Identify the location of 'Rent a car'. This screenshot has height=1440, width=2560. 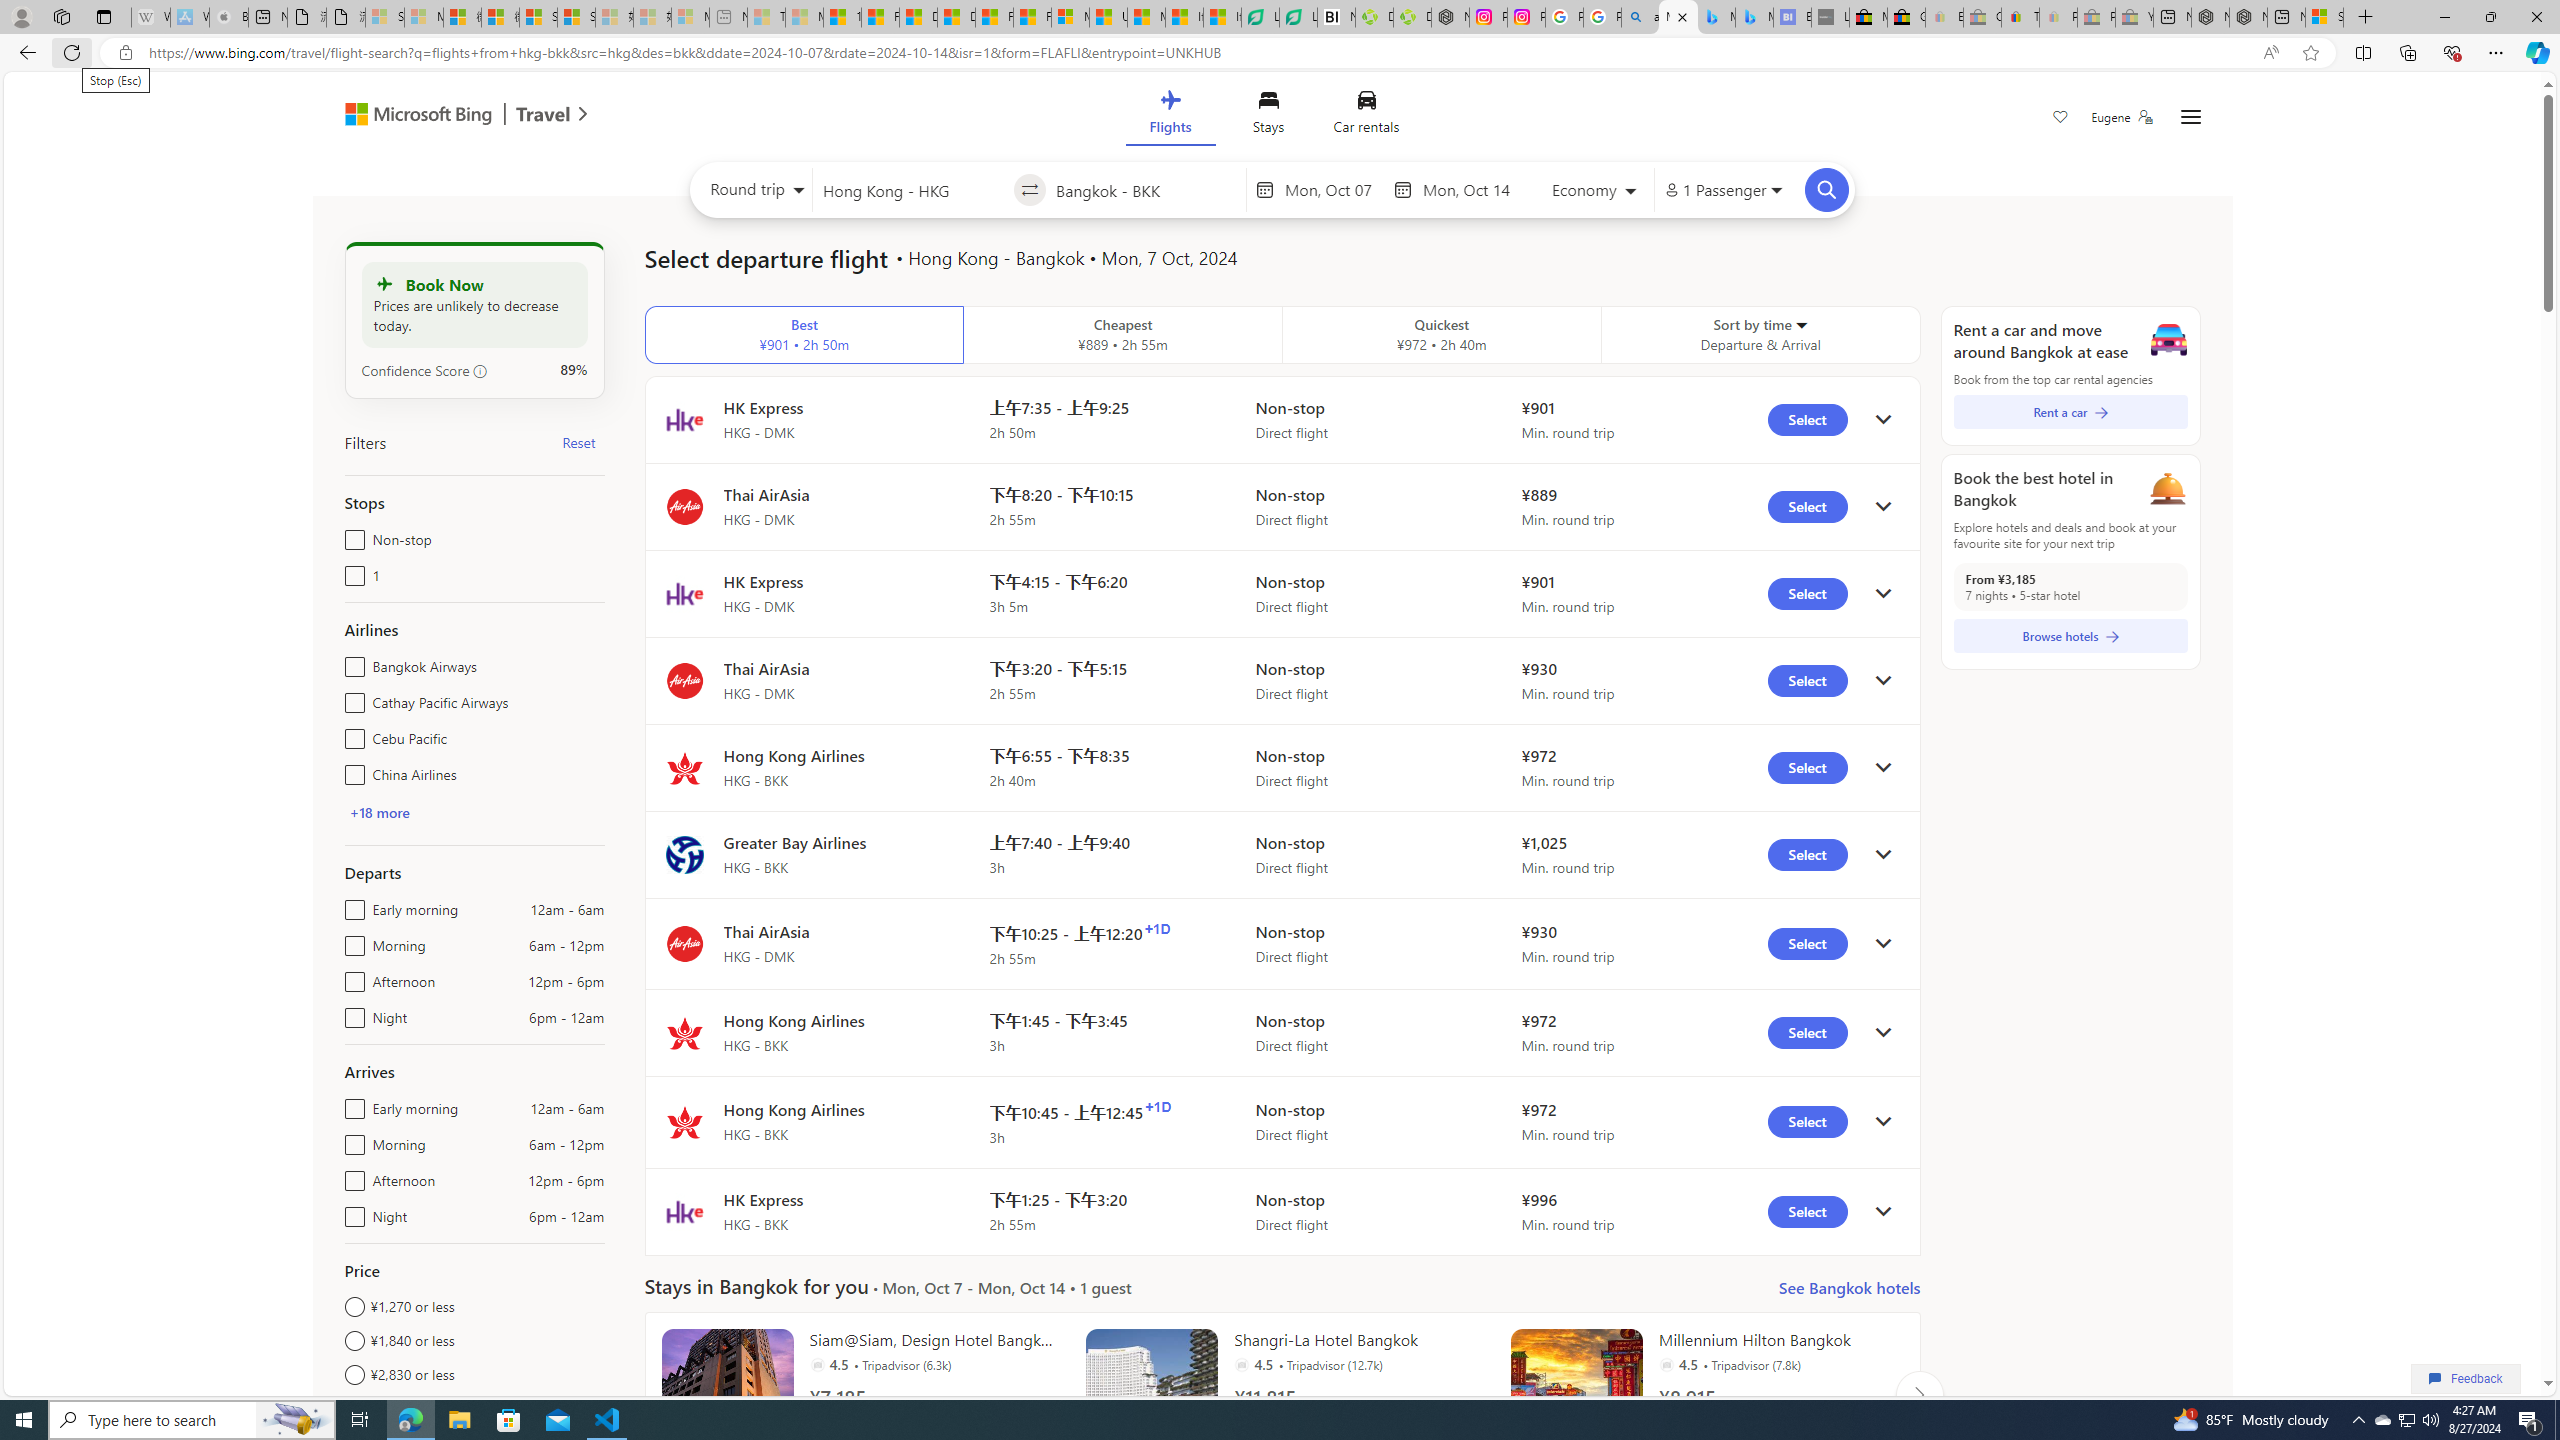
(2070, 410).